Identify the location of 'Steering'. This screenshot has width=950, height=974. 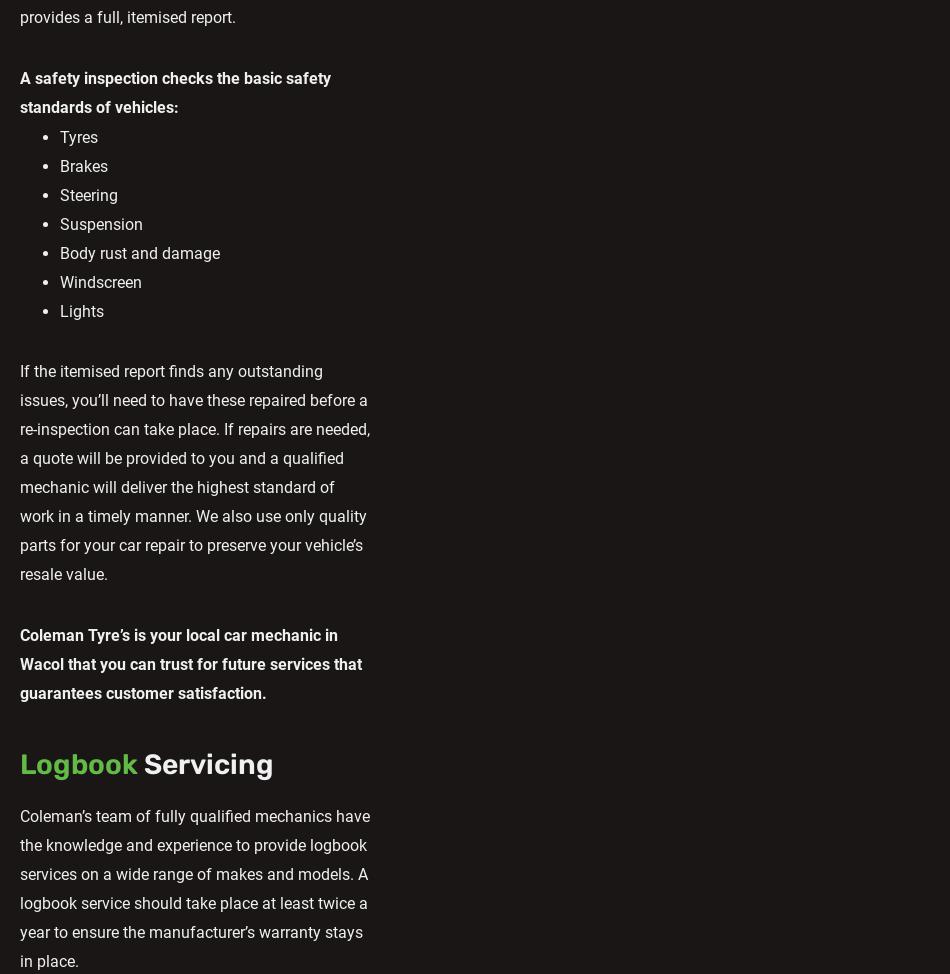
(89, 195).